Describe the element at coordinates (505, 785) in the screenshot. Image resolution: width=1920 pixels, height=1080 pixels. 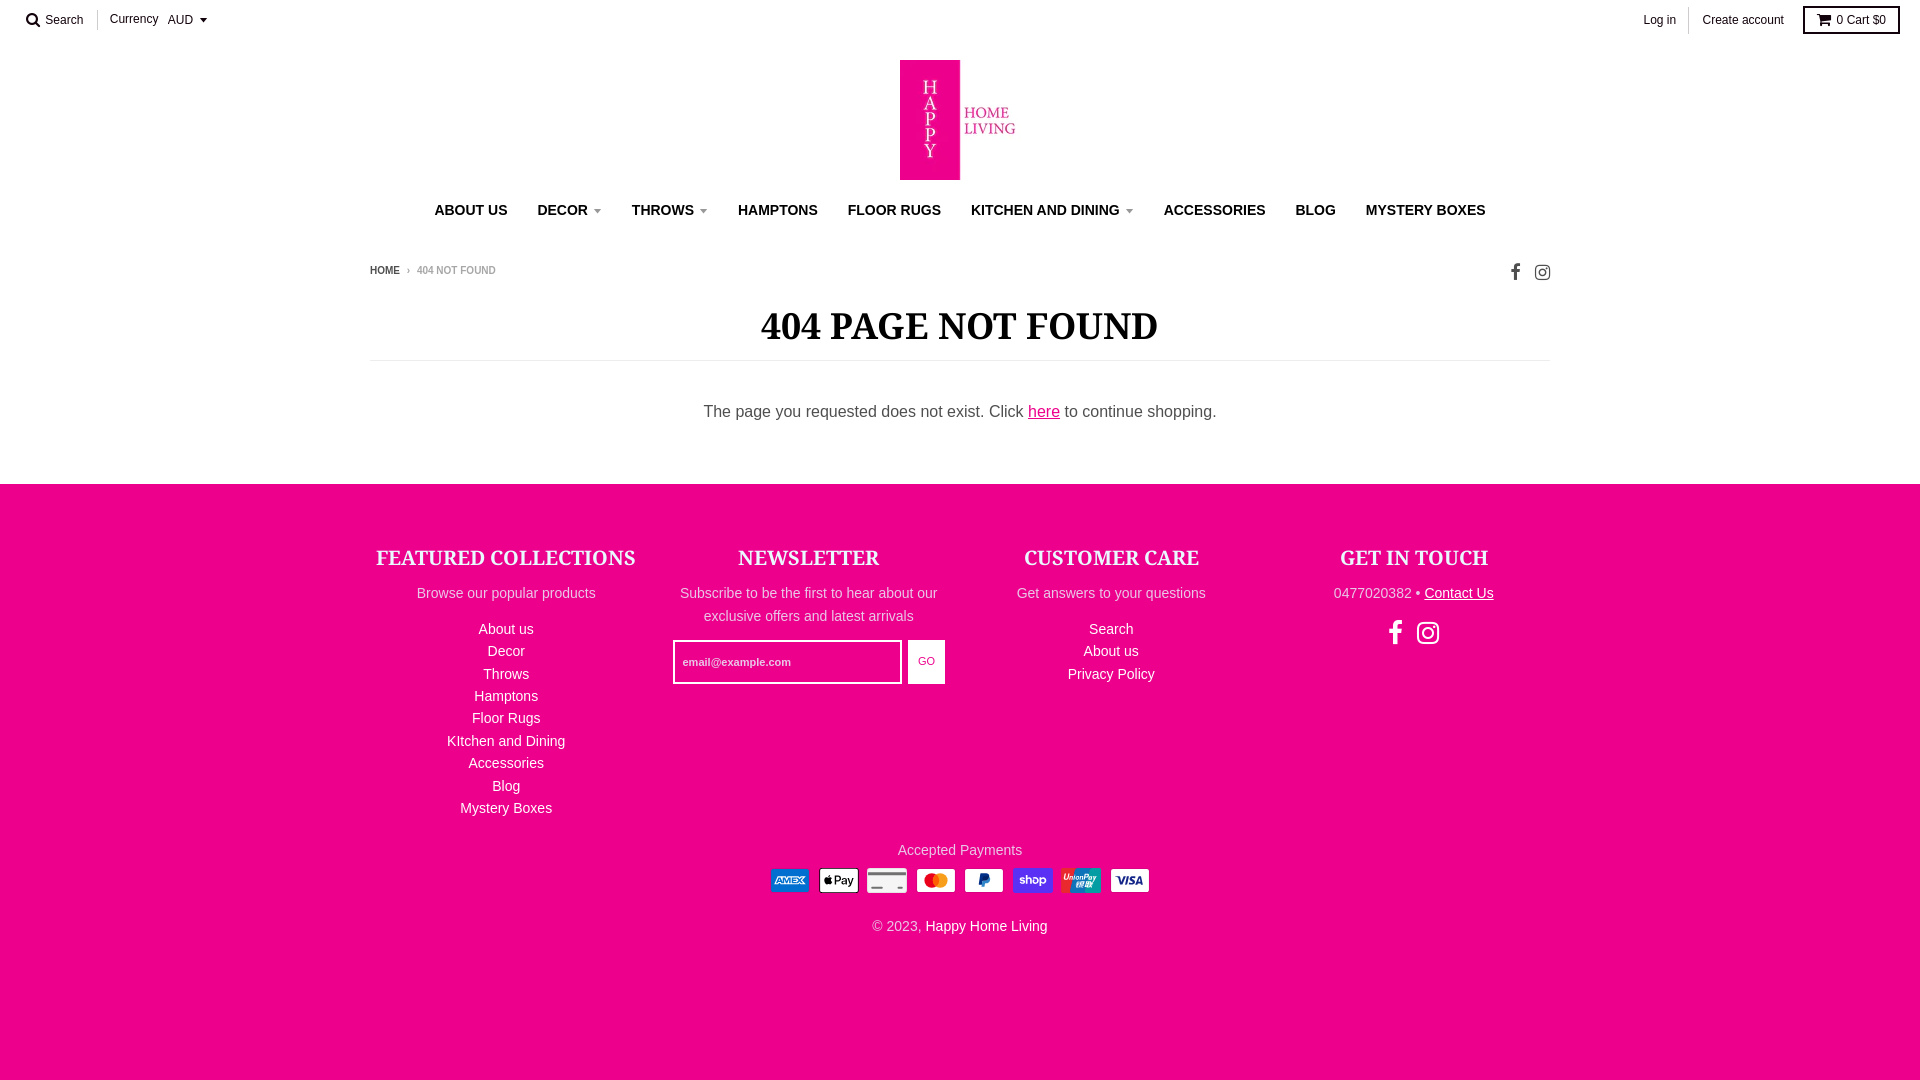
I see `'Blog'` at that location.